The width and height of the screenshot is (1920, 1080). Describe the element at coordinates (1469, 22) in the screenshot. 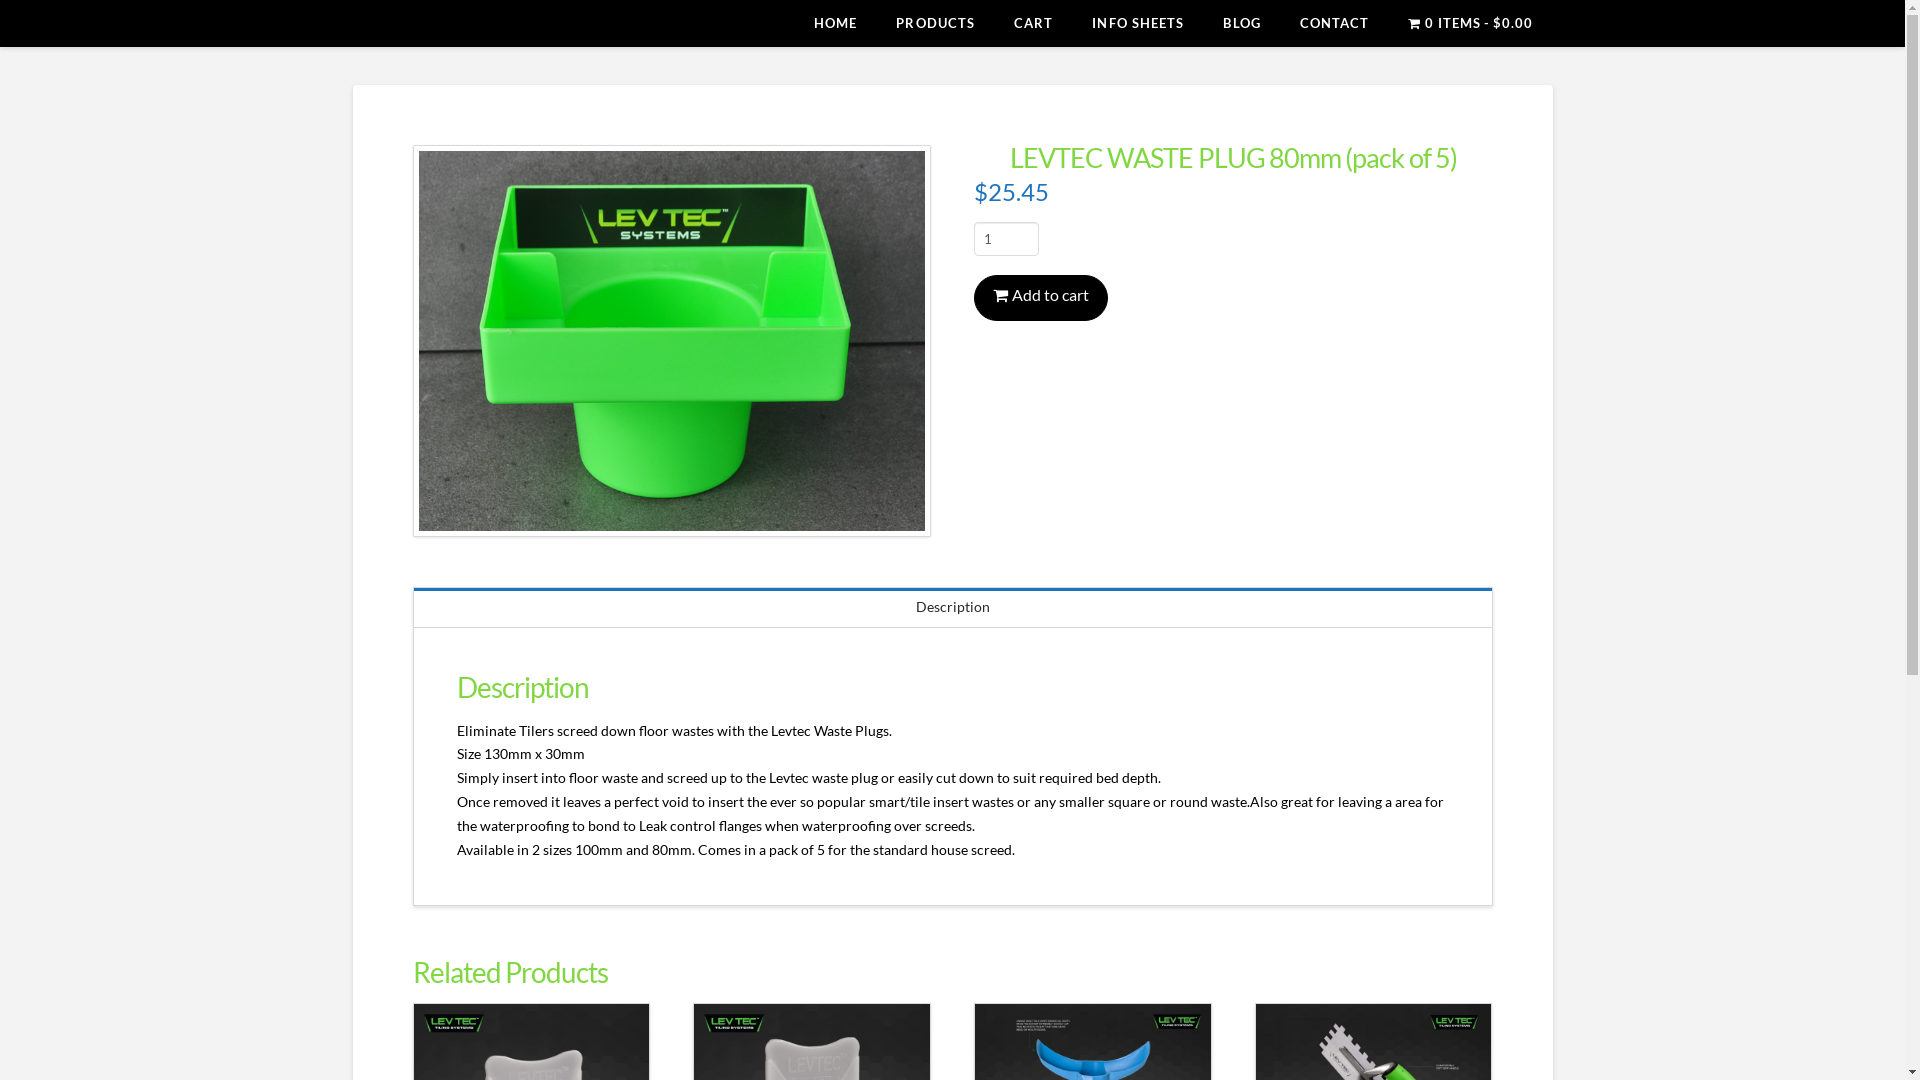

I see `'0 ITEMS$0.00'` at that location.